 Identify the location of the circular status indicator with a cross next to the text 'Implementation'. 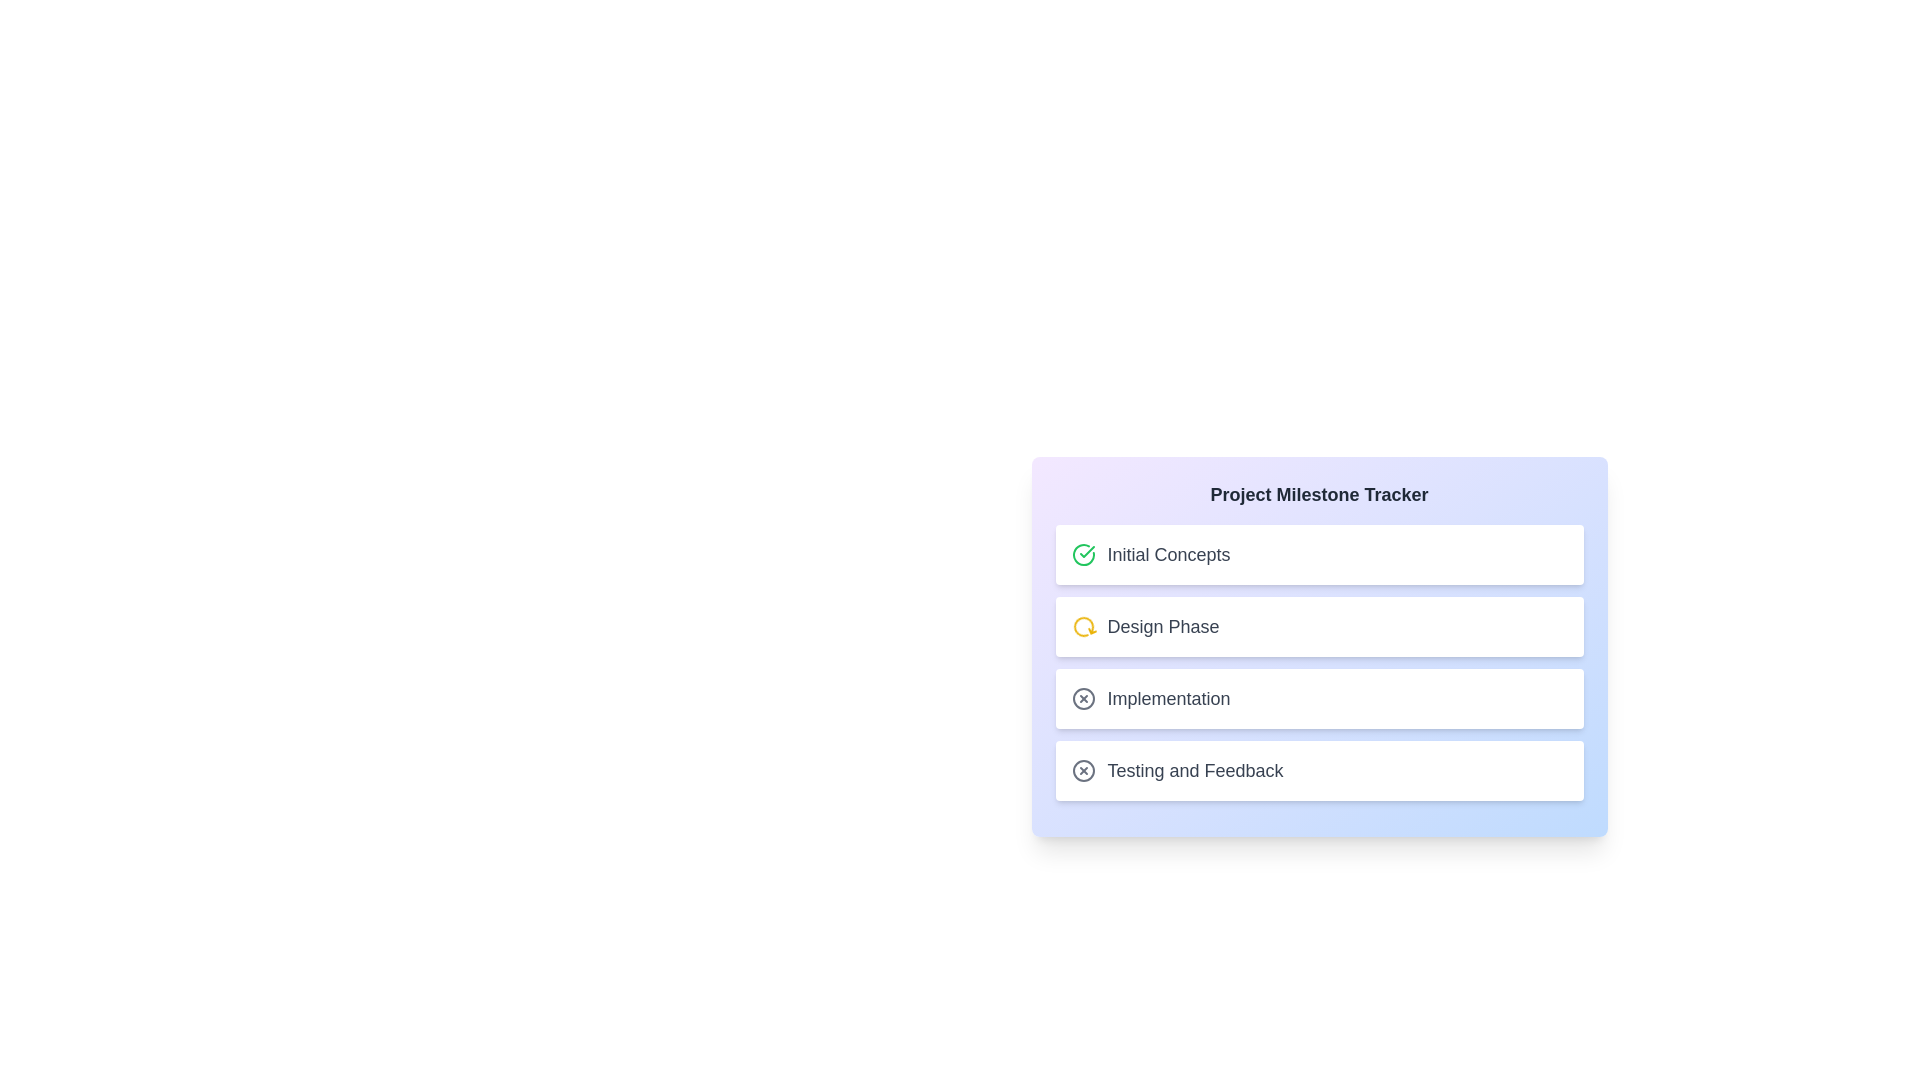
(1082, 697).